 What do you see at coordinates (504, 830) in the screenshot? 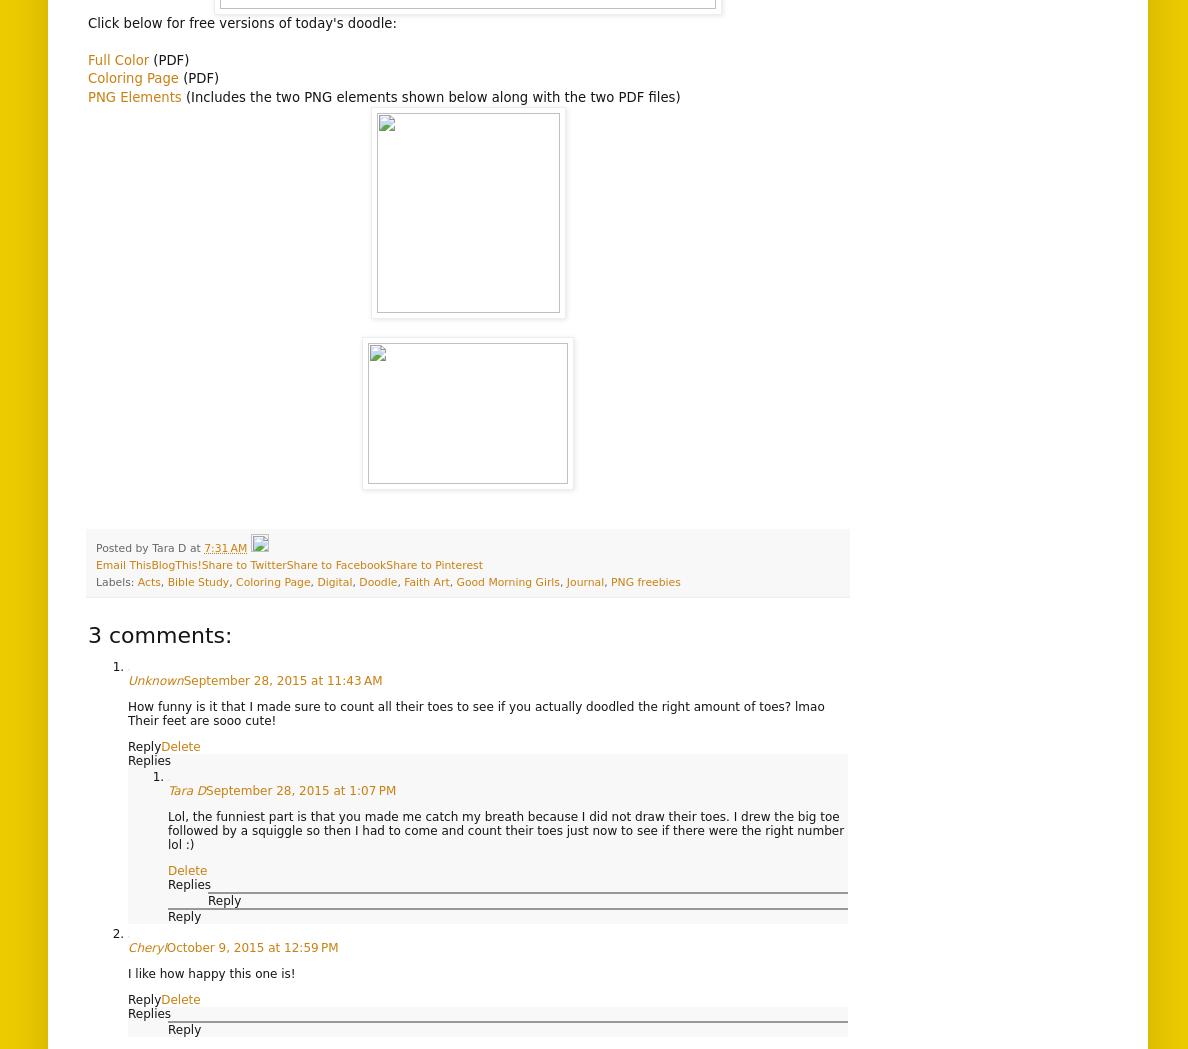
I see `'Lol, the funniest part is that you made me catch my breath because I did not draw their toes.  I drew the big toe followed by a squiggle so then I had to come and count their toes just now to see if there were the right number  lol :)'` at bounding box center [504, 830].